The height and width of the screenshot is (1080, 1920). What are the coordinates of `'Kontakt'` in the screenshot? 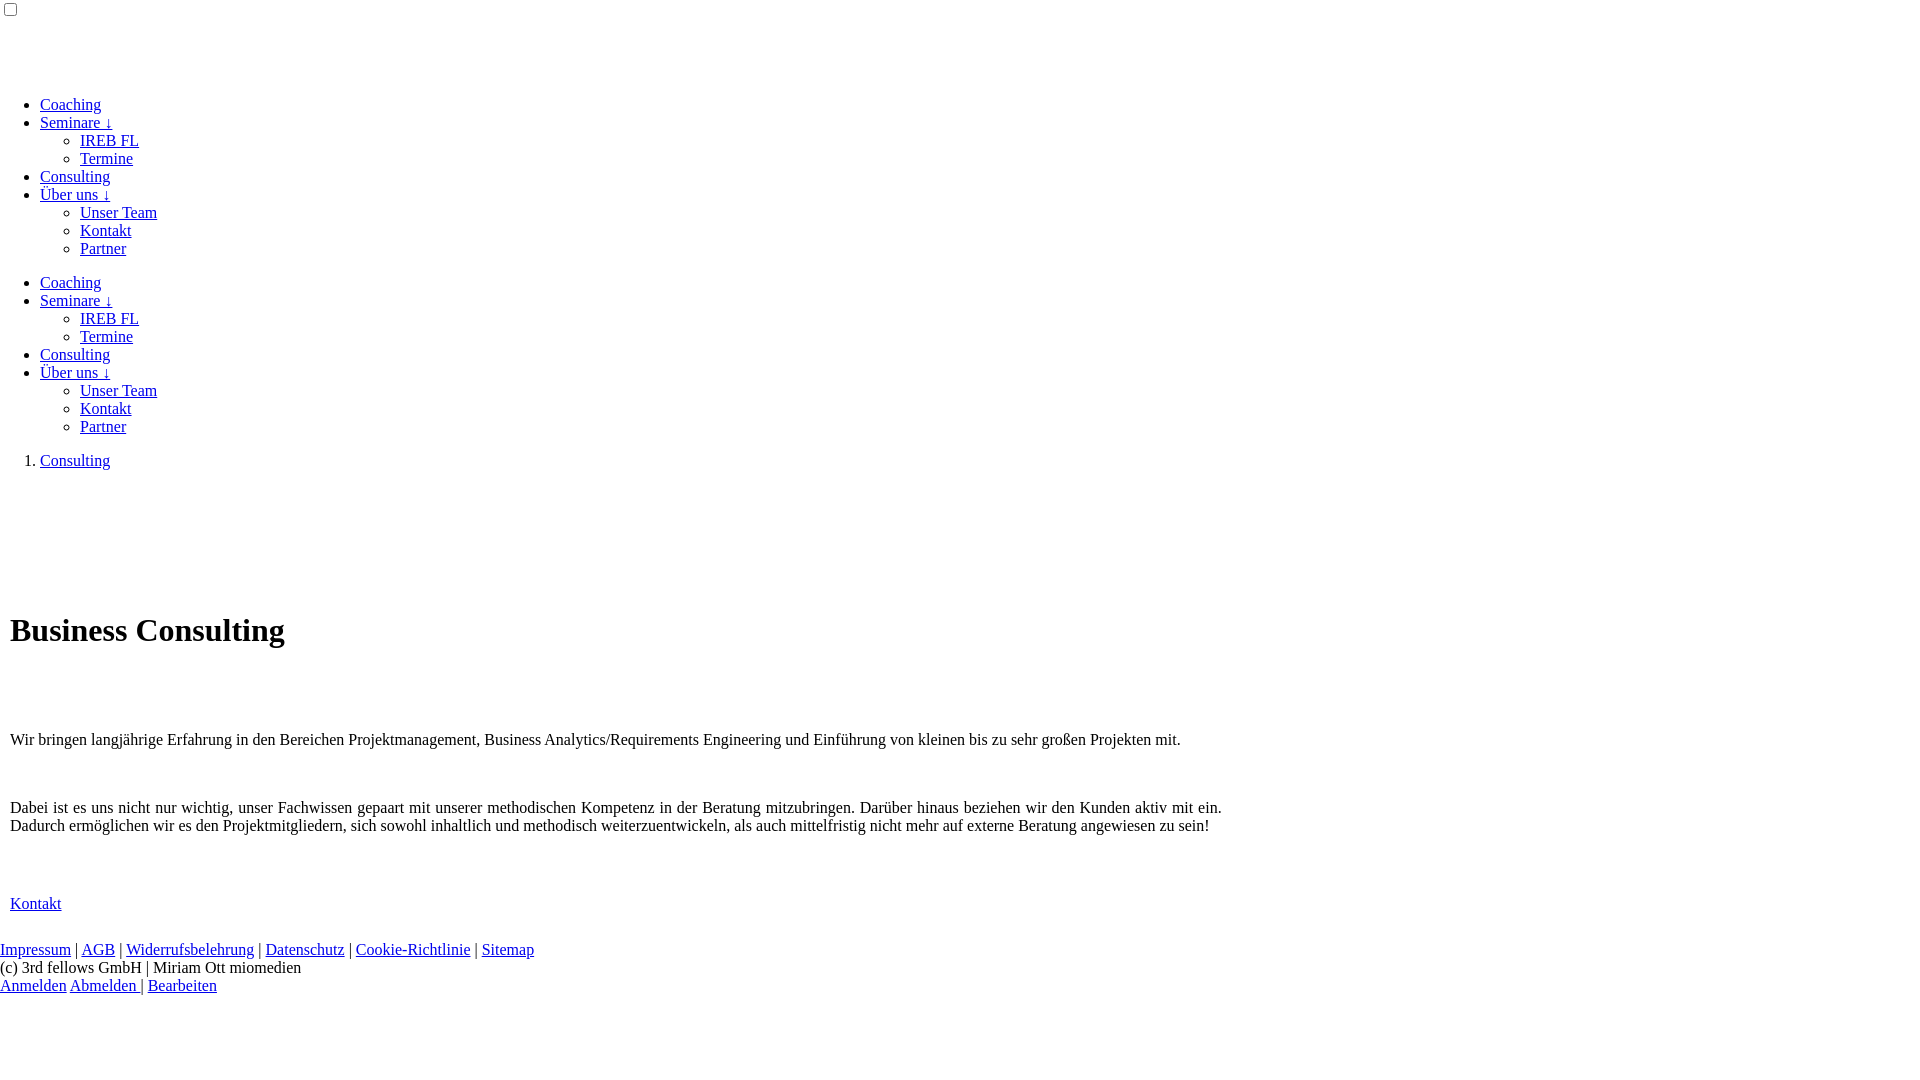 It's located at (36, 903).